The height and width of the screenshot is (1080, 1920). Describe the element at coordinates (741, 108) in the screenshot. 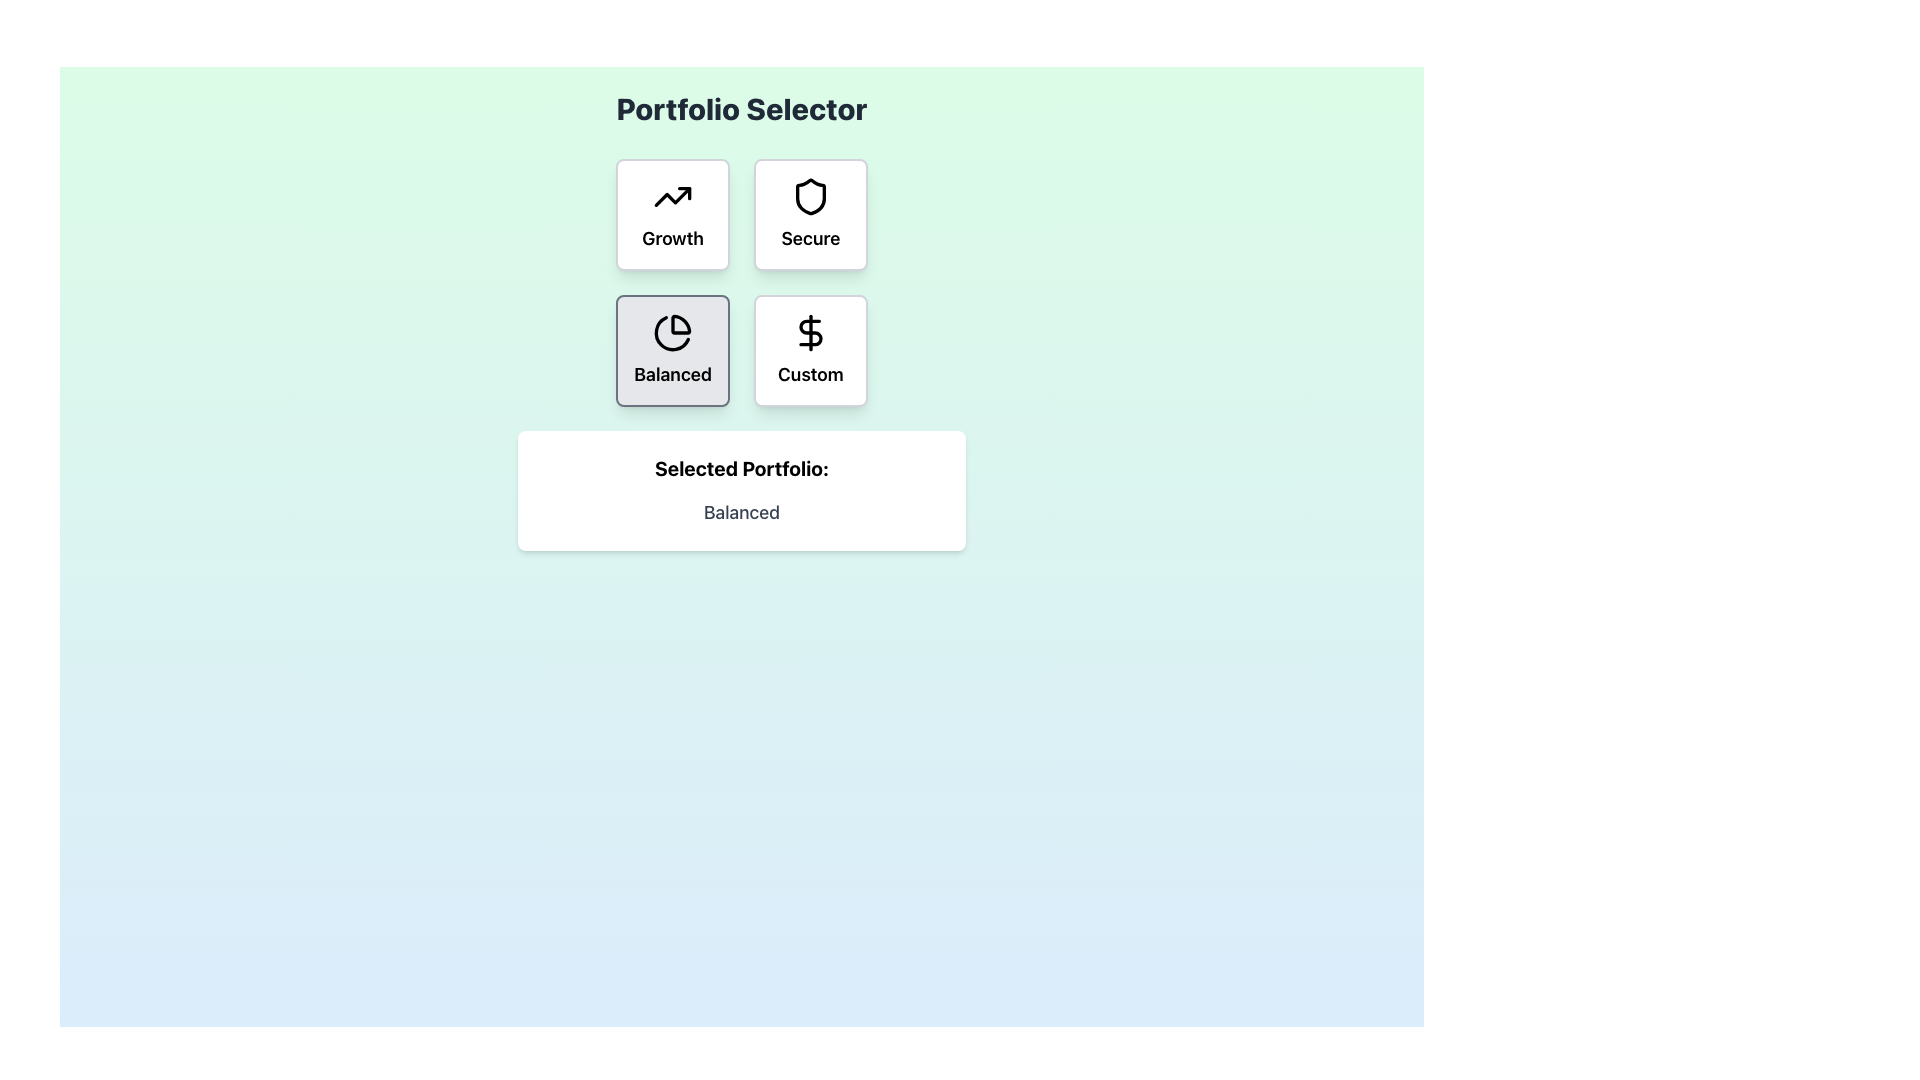

I see `the 'Portfolio Selector' text label, which is a prominent header styled with large, bold typography in dark gray, located near the top of the main layout and centered above the four options` at that location.